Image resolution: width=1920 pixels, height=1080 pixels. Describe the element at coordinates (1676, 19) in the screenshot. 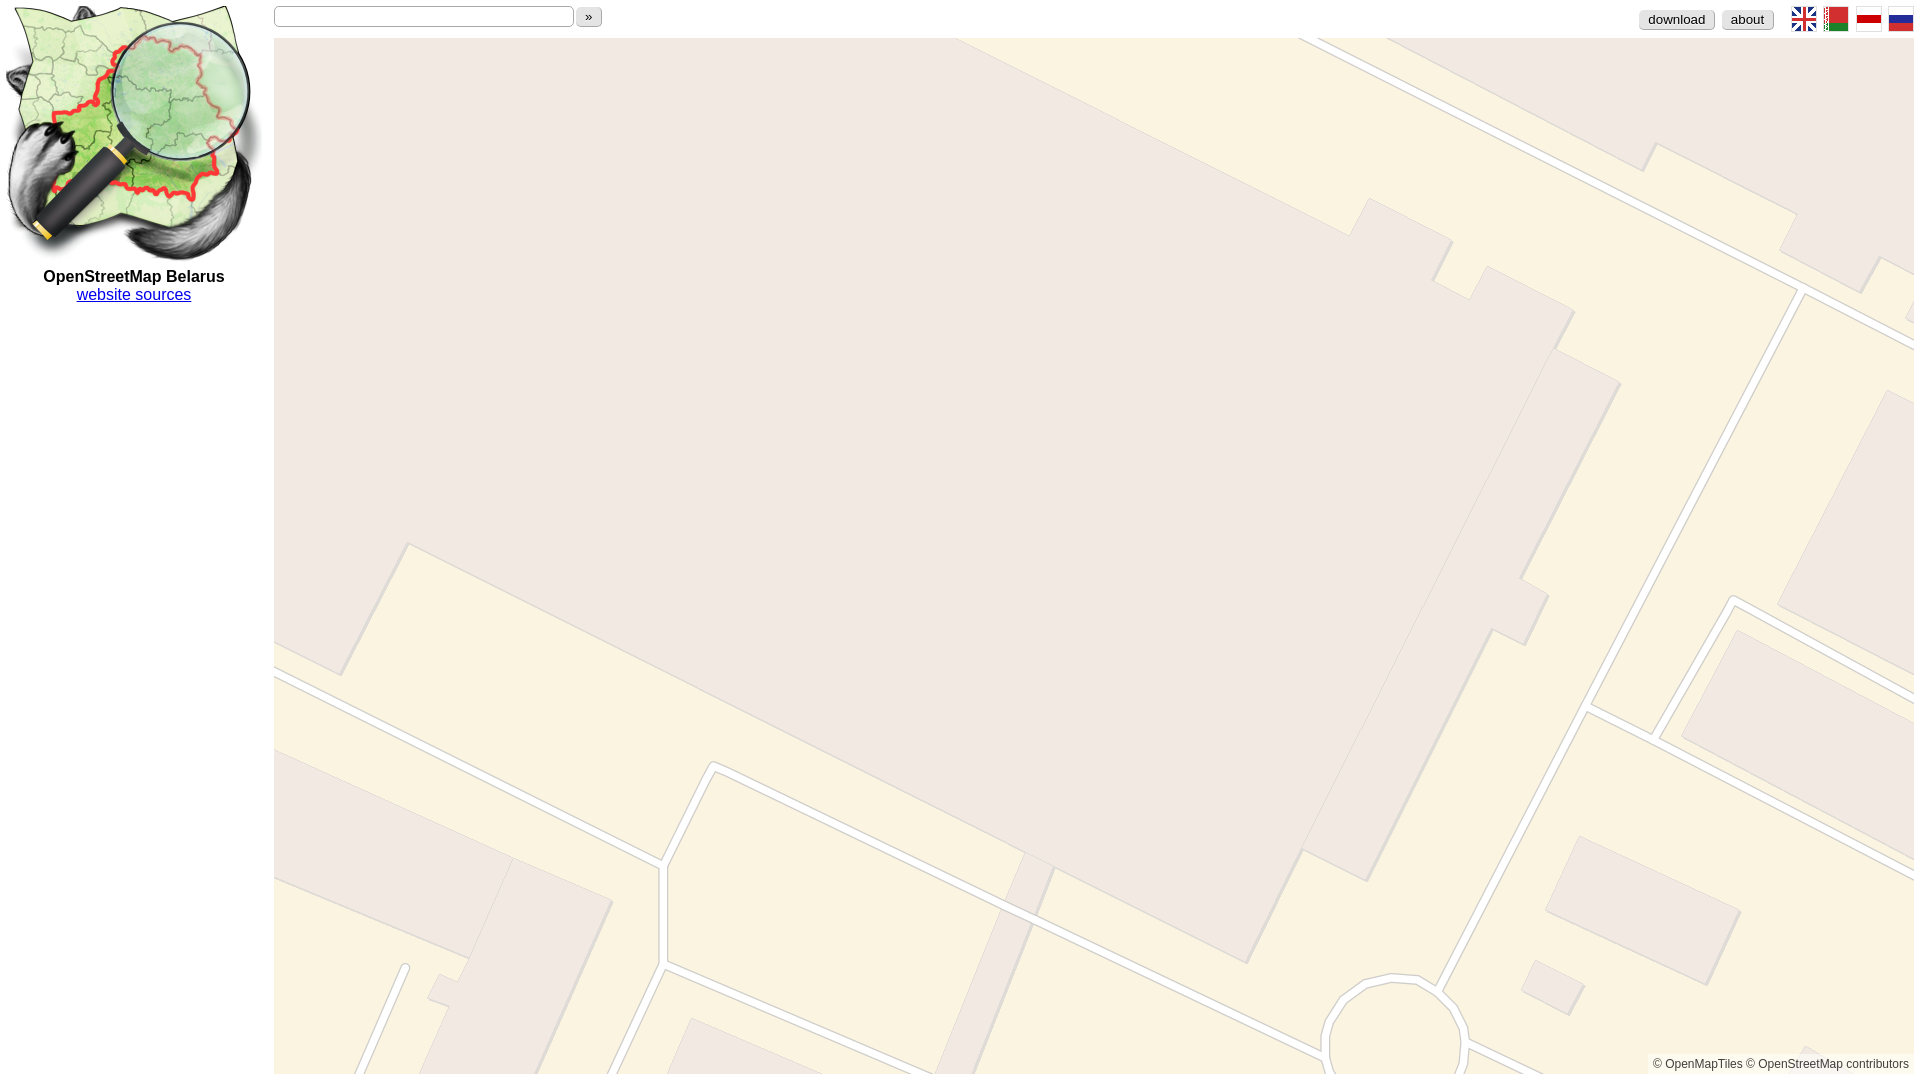

I see `'download'` at that location.